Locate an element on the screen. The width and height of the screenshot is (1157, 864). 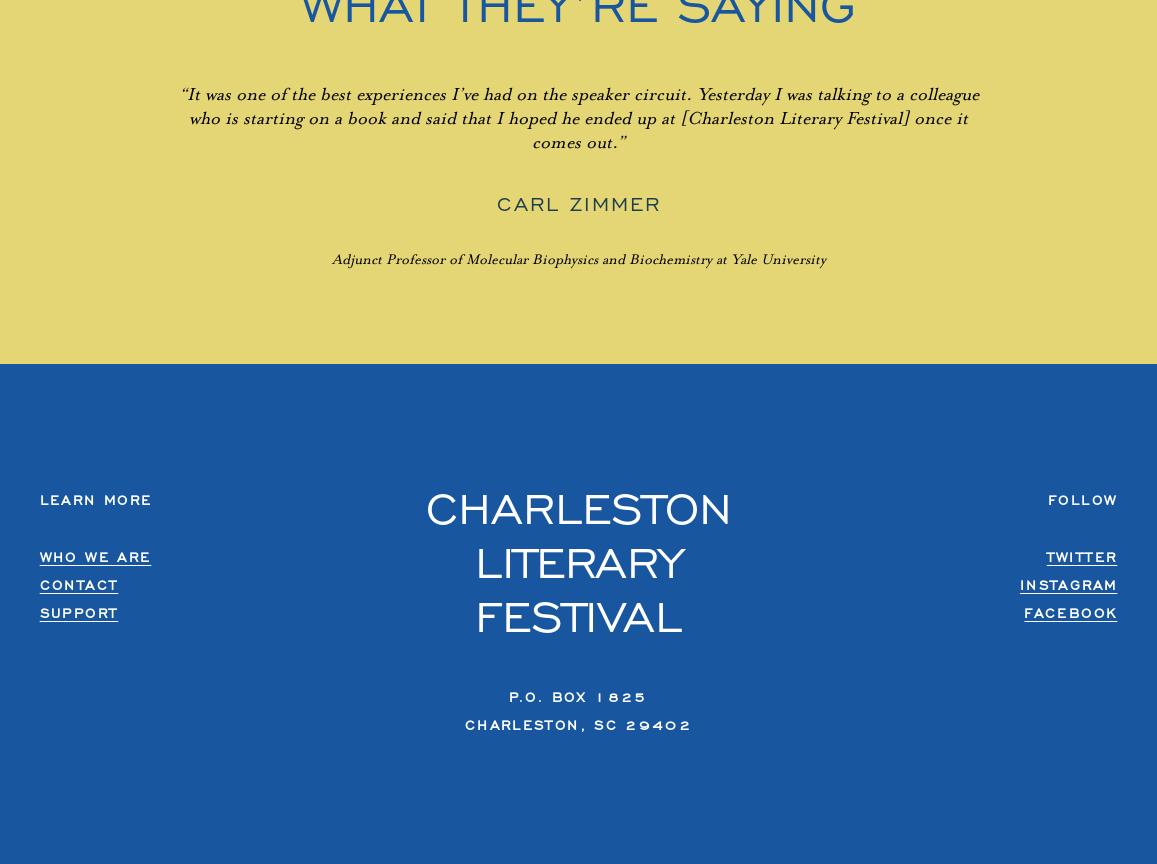
'Follow' is located at coordinates (1081, 499).